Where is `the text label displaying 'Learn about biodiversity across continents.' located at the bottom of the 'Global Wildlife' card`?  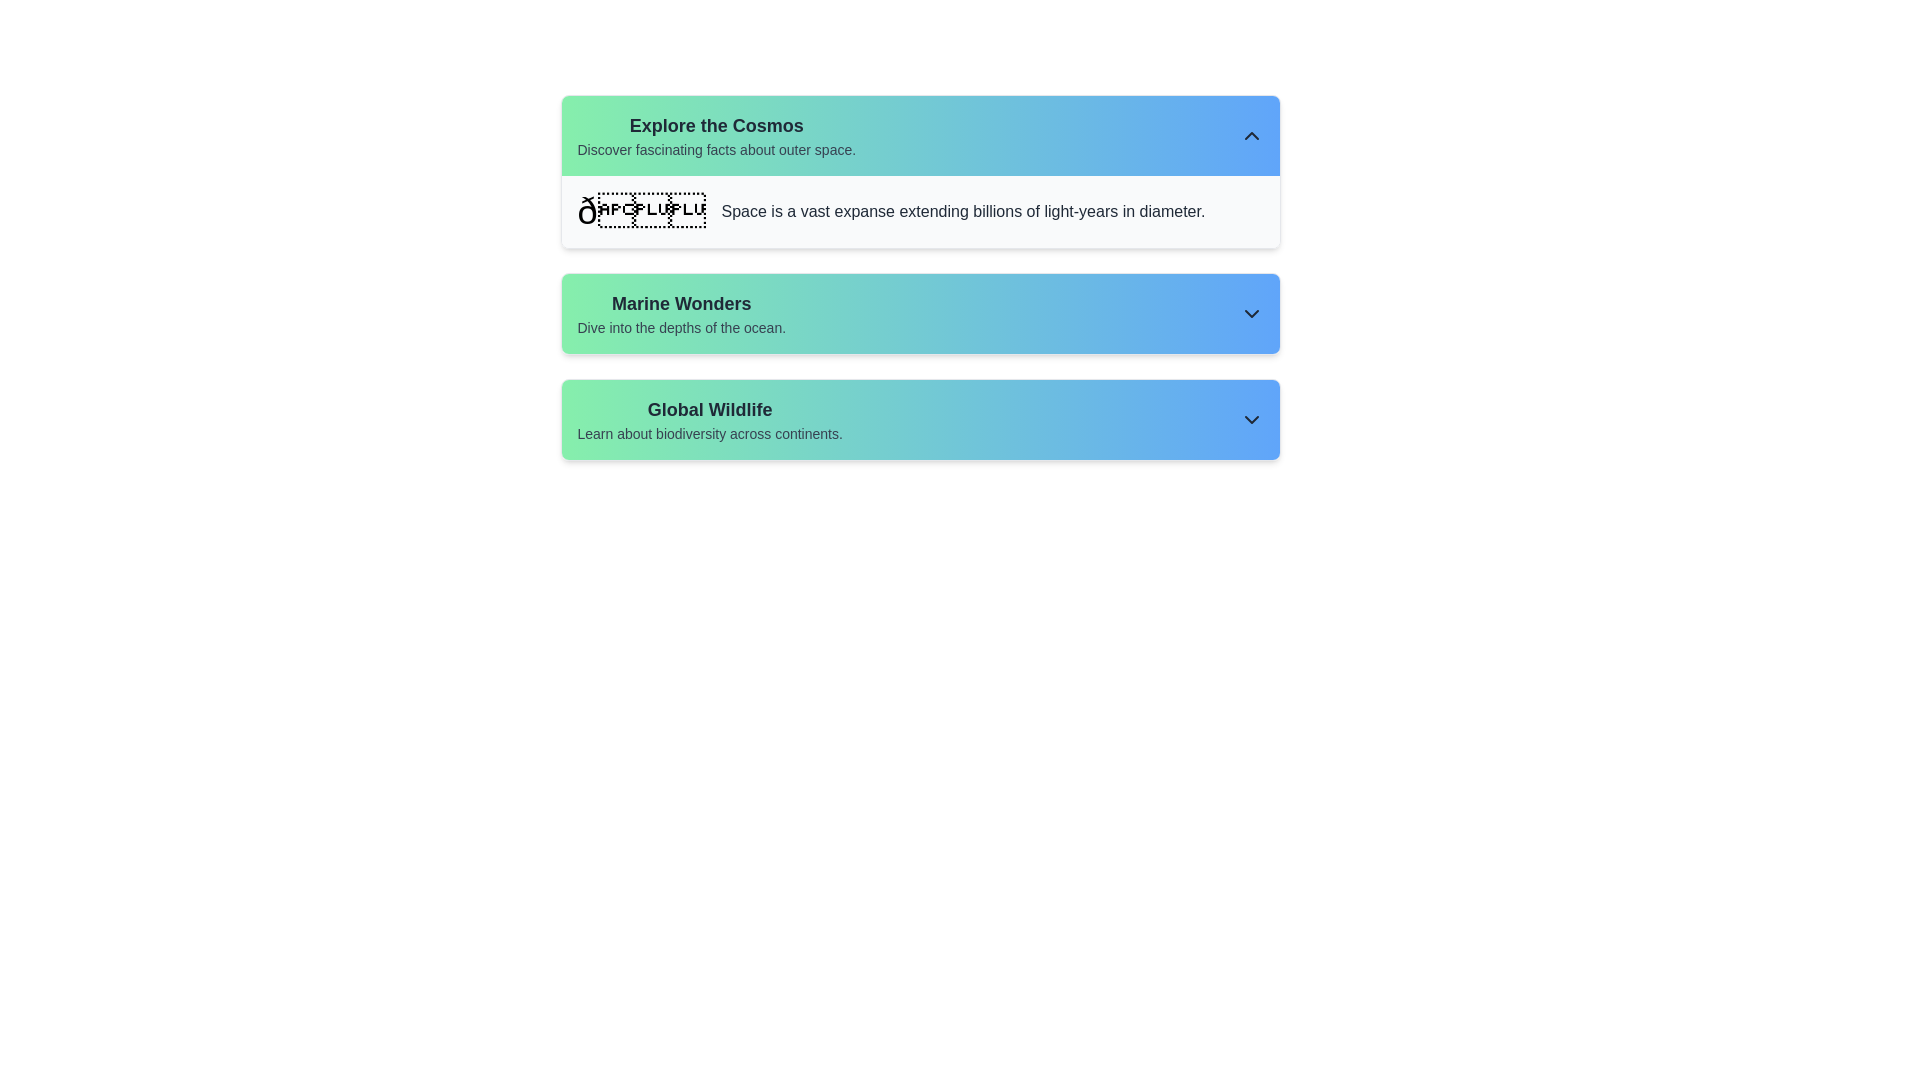 the text label displaying 'Learn about biodiversity across continents.' located at the bottom of the 'Global Wildlife' card is located at coordinates (710, 433).